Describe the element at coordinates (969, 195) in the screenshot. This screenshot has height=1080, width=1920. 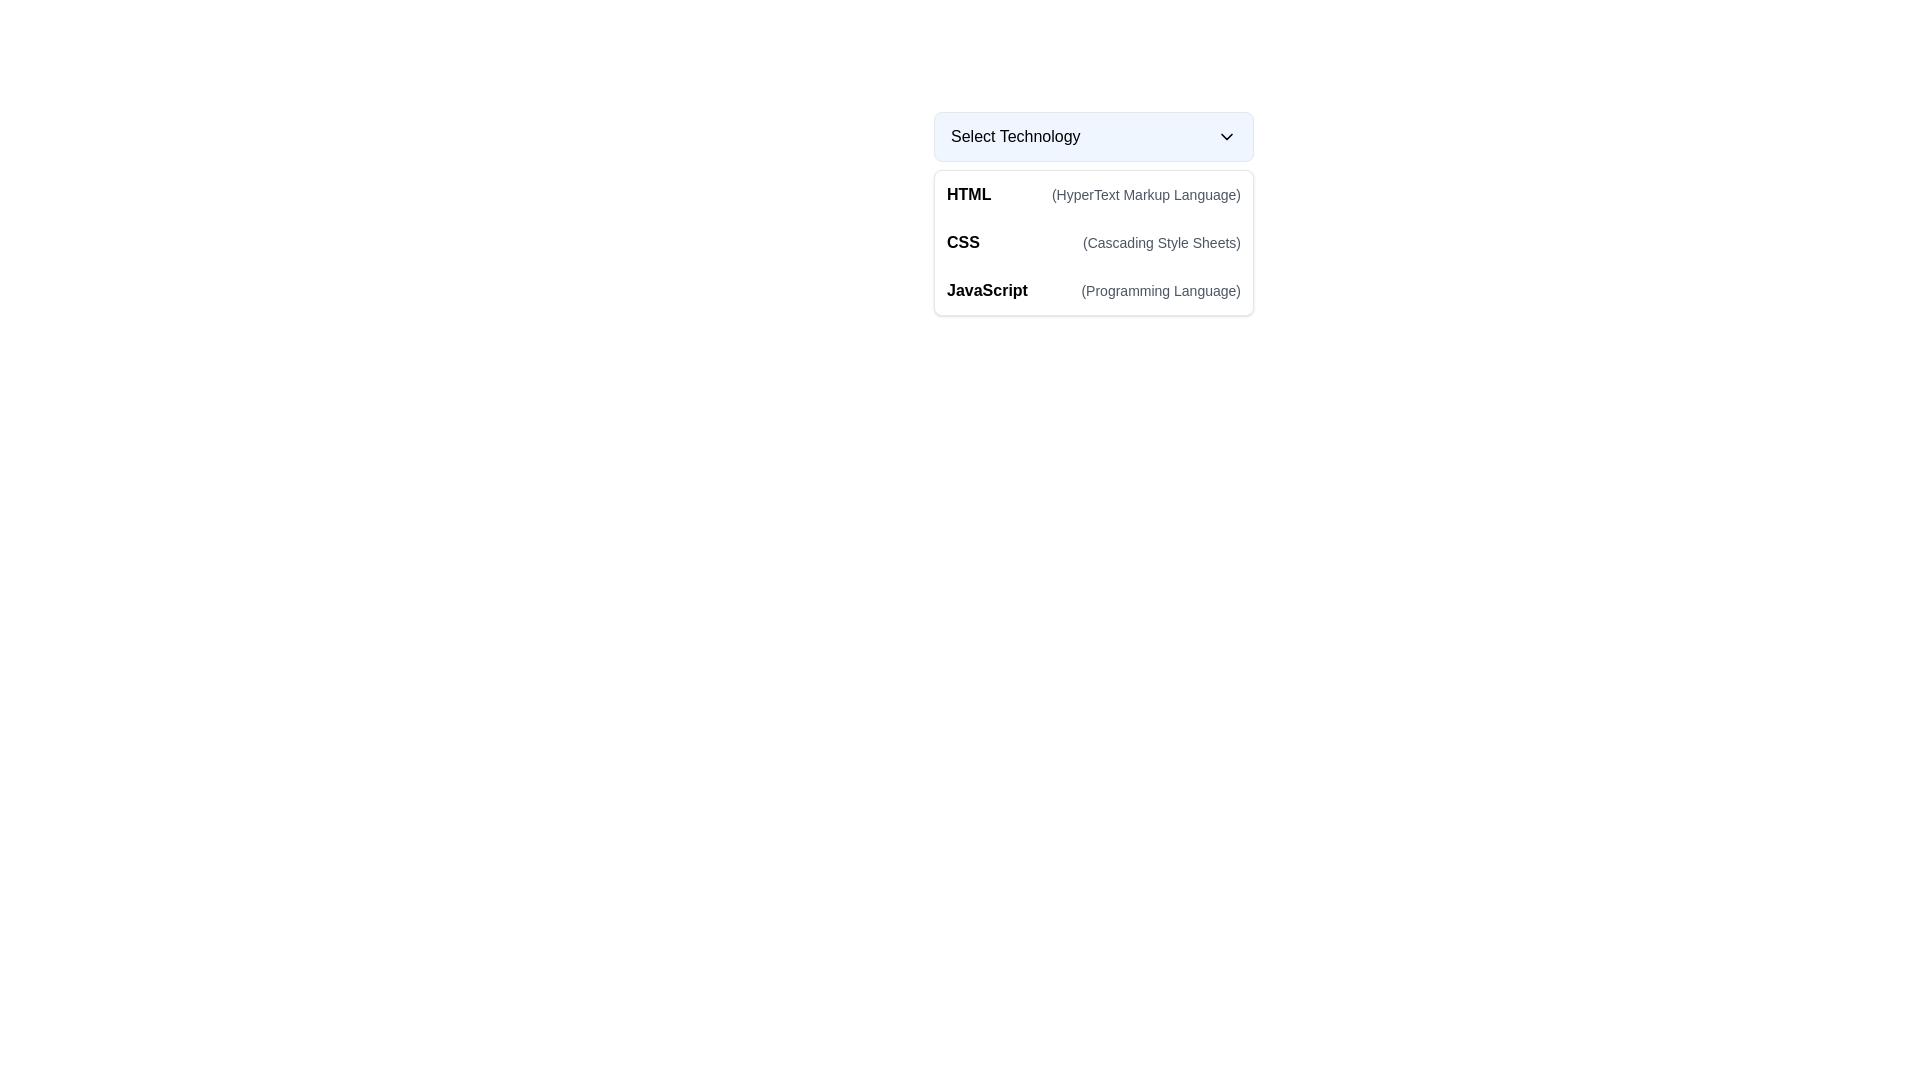
I see `the bold and prominent text label styled as 'HTML' located in the first row of the dropdown list, adjacent to '(HyperText Markup Language)'` at that location.